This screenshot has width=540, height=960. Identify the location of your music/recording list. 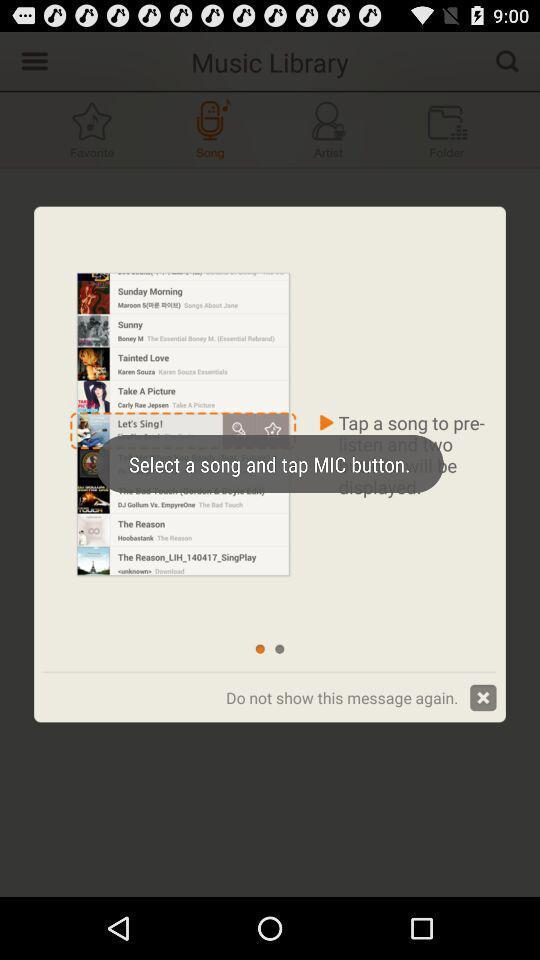
(447, 128).